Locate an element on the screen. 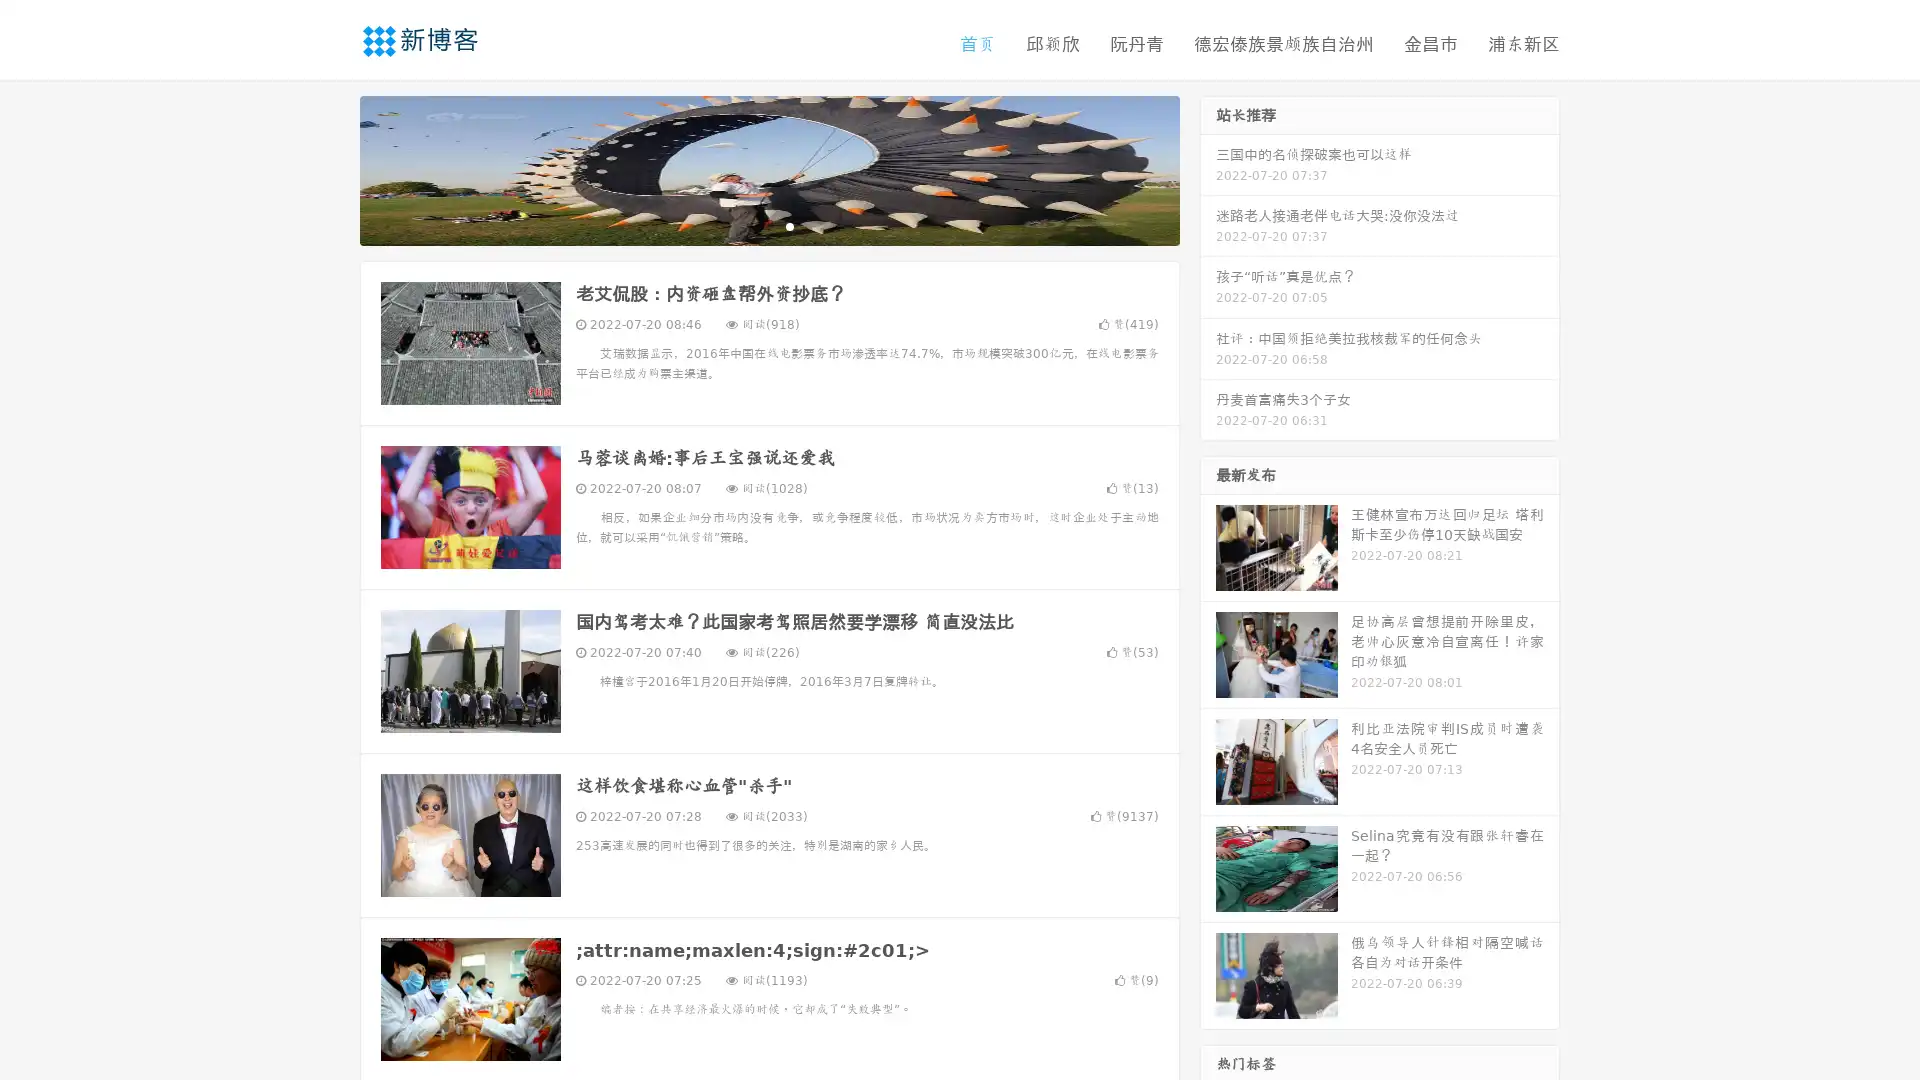  Go to slide 1 is located at coordinates (748, 225).